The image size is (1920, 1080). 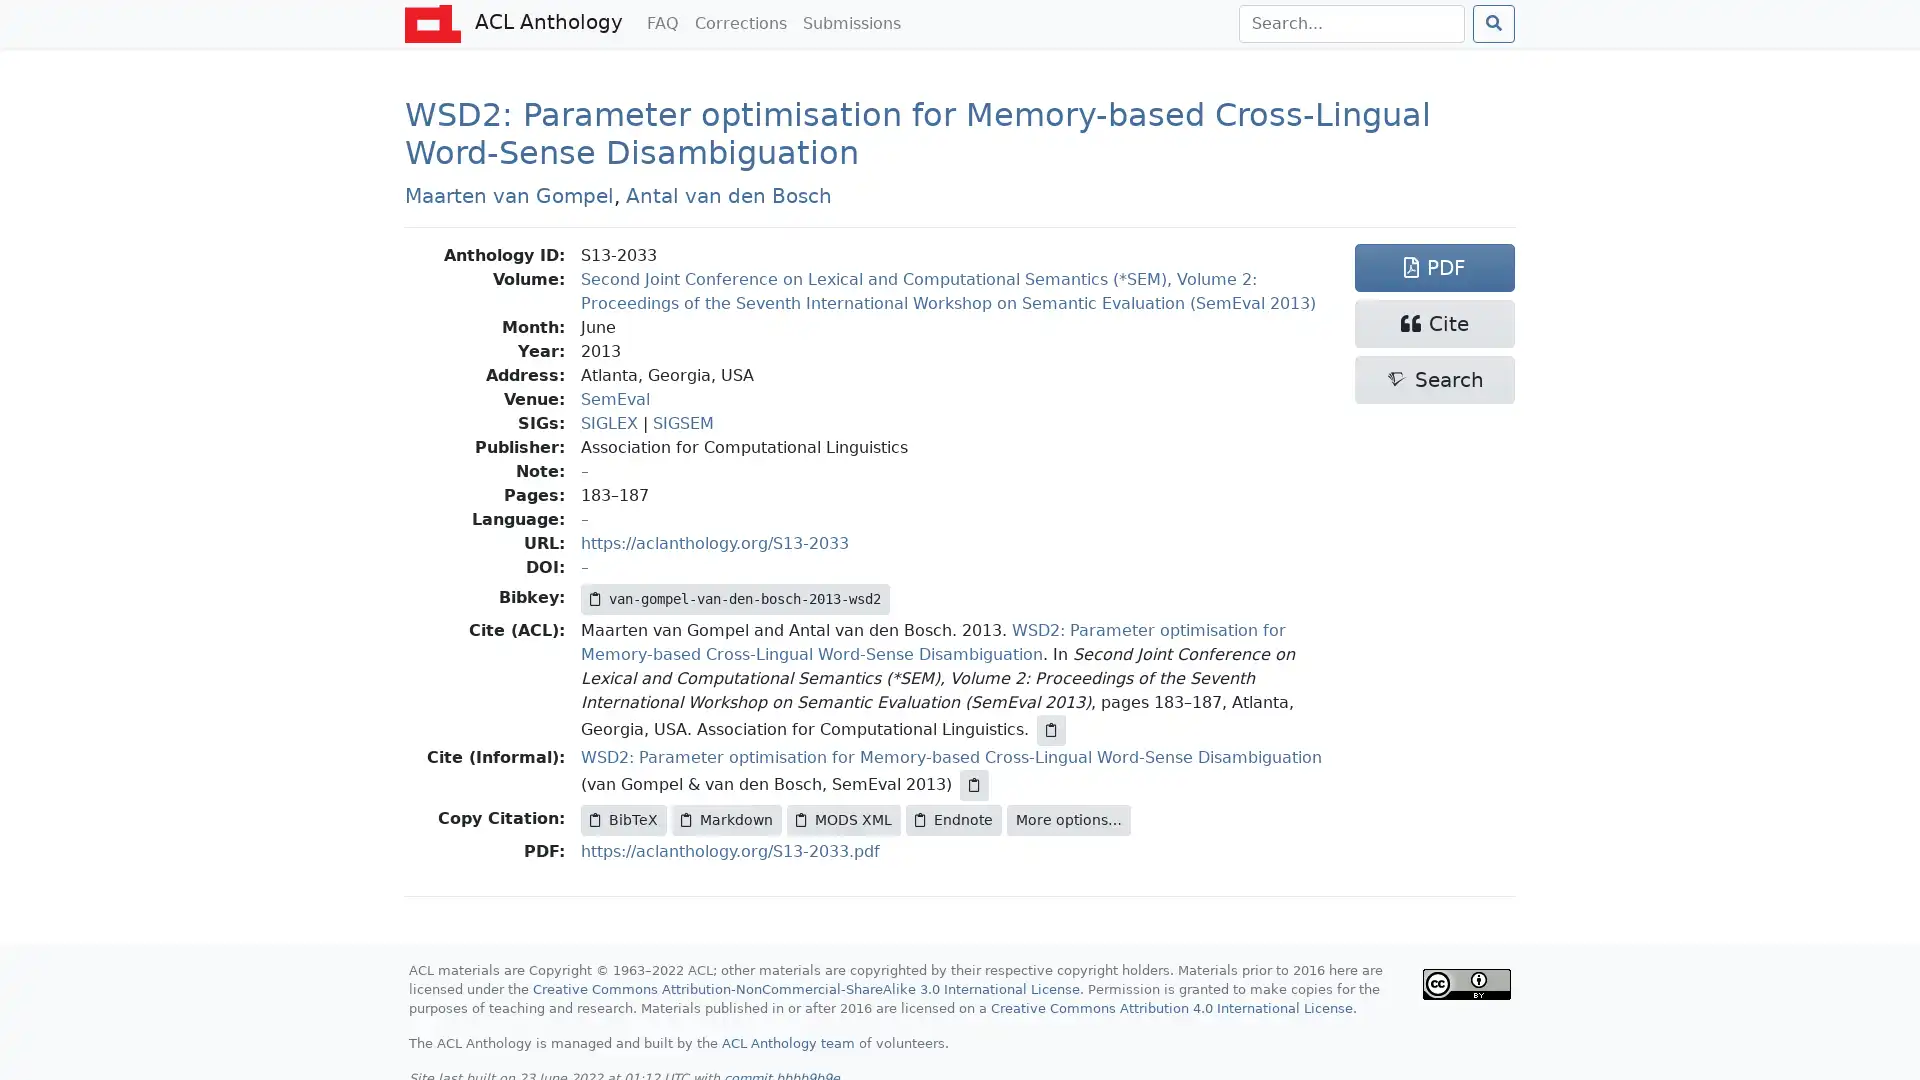 What do you see at coordinates (1068, 819) in the screenshot?
I see `More options...` at bounding box center [1068, 819].